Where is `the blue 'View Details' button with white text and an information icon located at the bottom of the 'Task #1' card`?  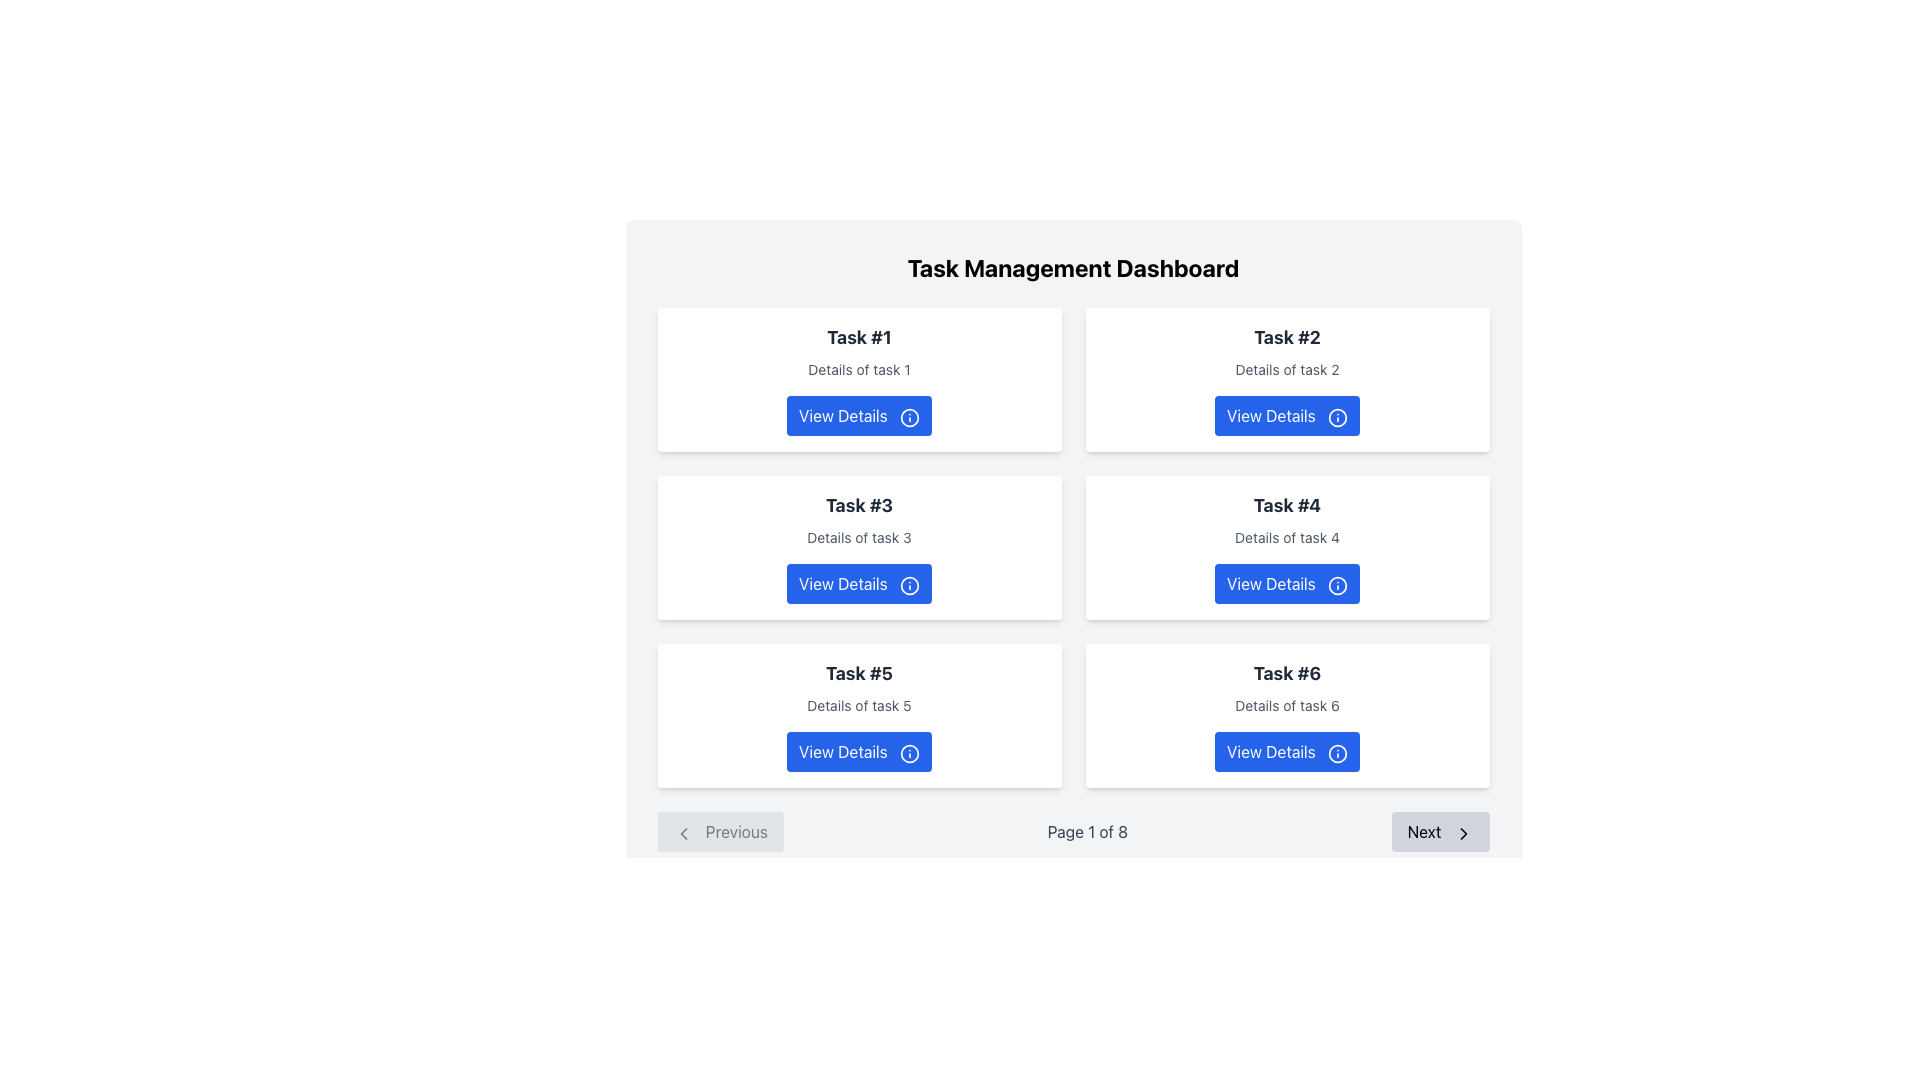
the blue 'View Details' button with white text and an information icon located at the bottom of the 'Task #1' card is located at coordinates (859, 415).